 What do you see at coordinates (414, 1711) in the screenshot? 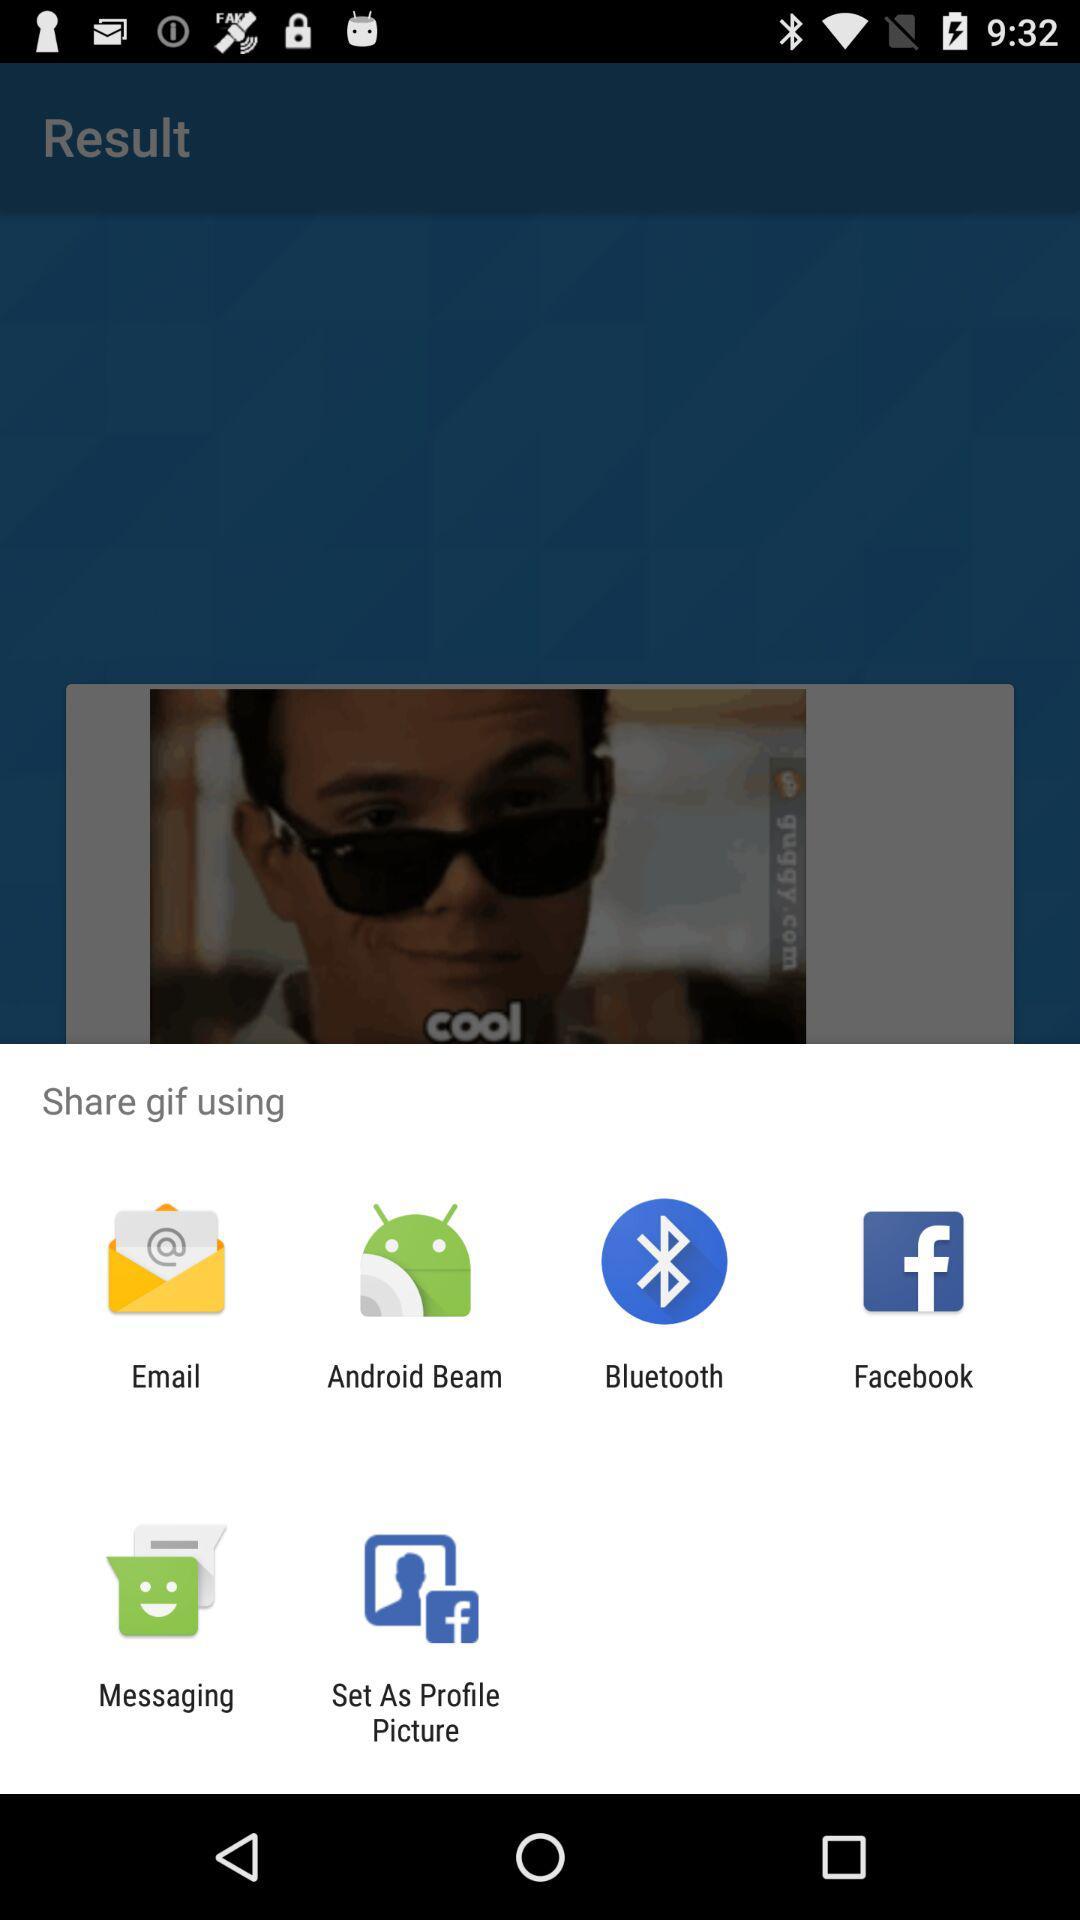
I see `item to the right of messaging item` at bounding box center [414, 1711].